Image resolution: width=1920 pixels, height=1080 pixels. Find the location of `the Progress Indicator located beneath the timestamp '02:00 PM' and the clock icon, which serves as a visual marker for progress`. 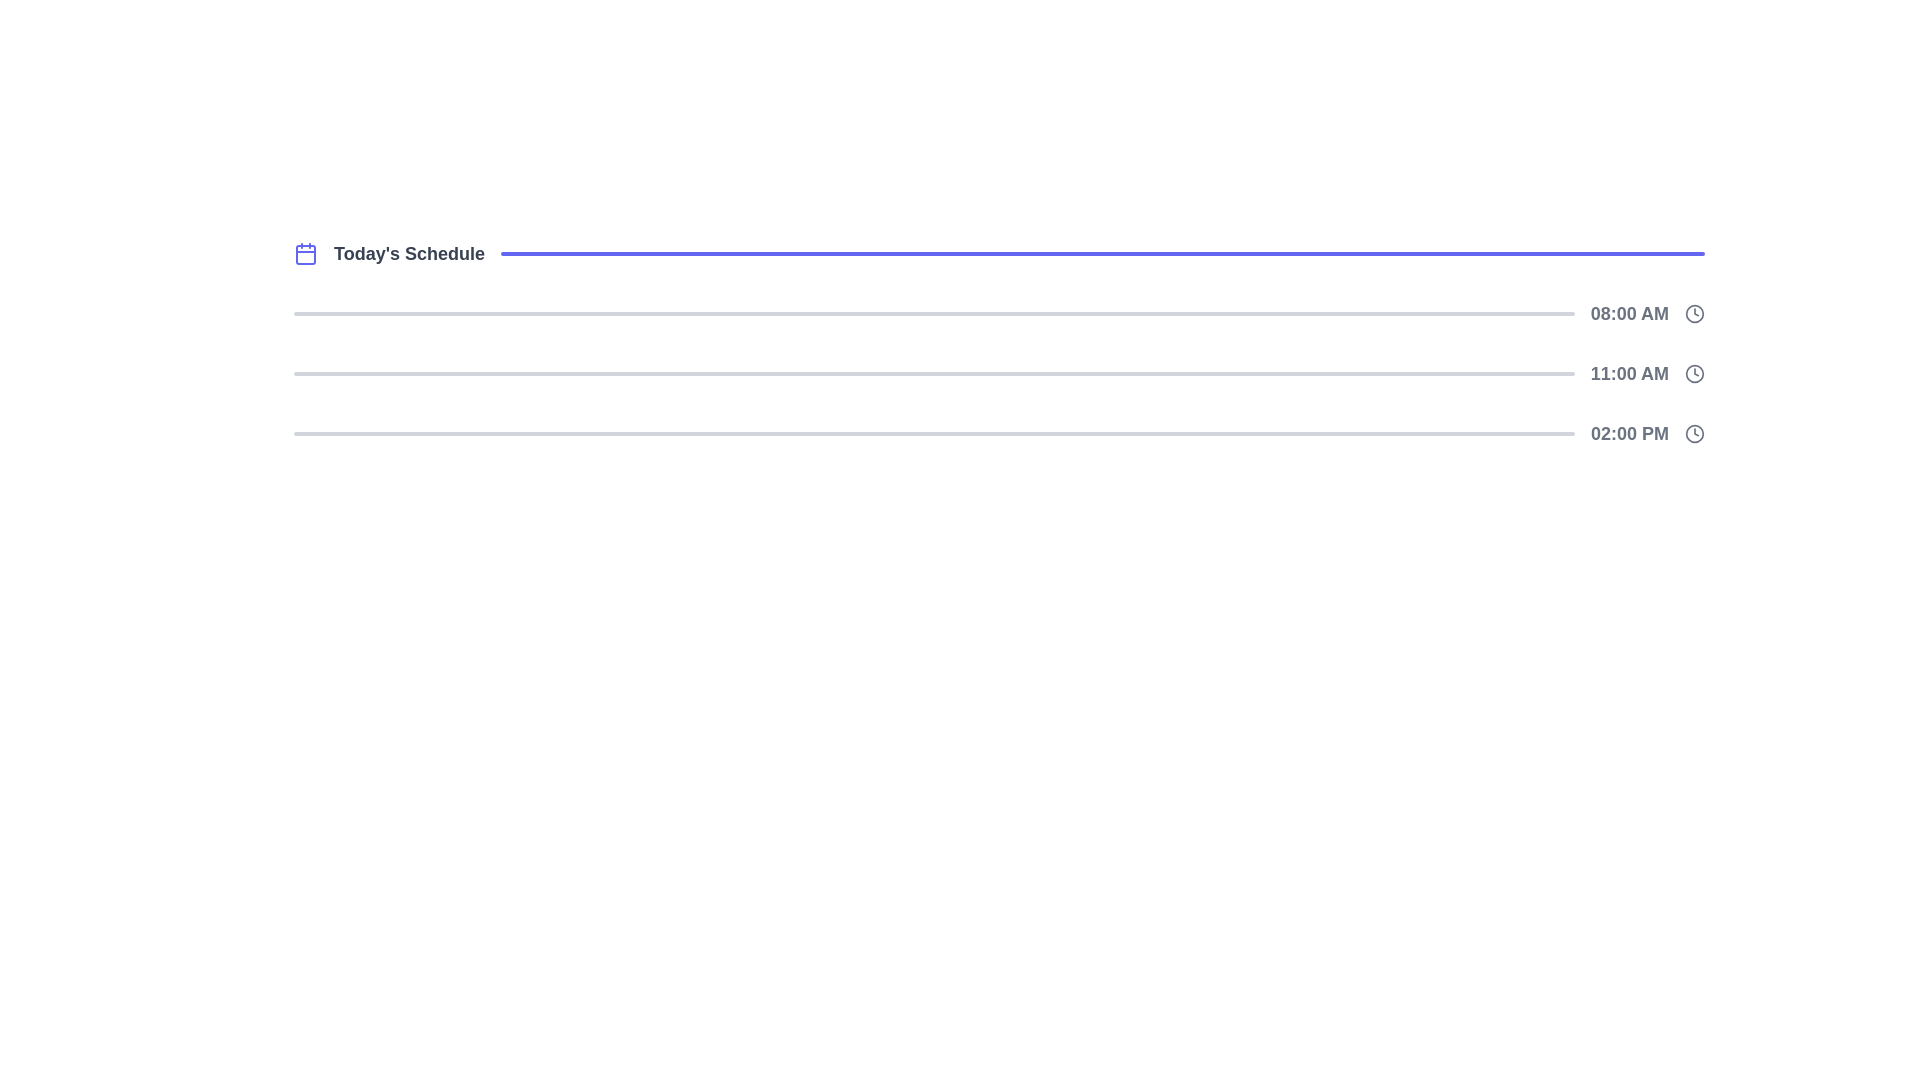

the Progress Indicator located beneath the timestamp '02:00 PM' and the clock icon, which serves as a visual marker for progress is located at coordinates (933, 433).